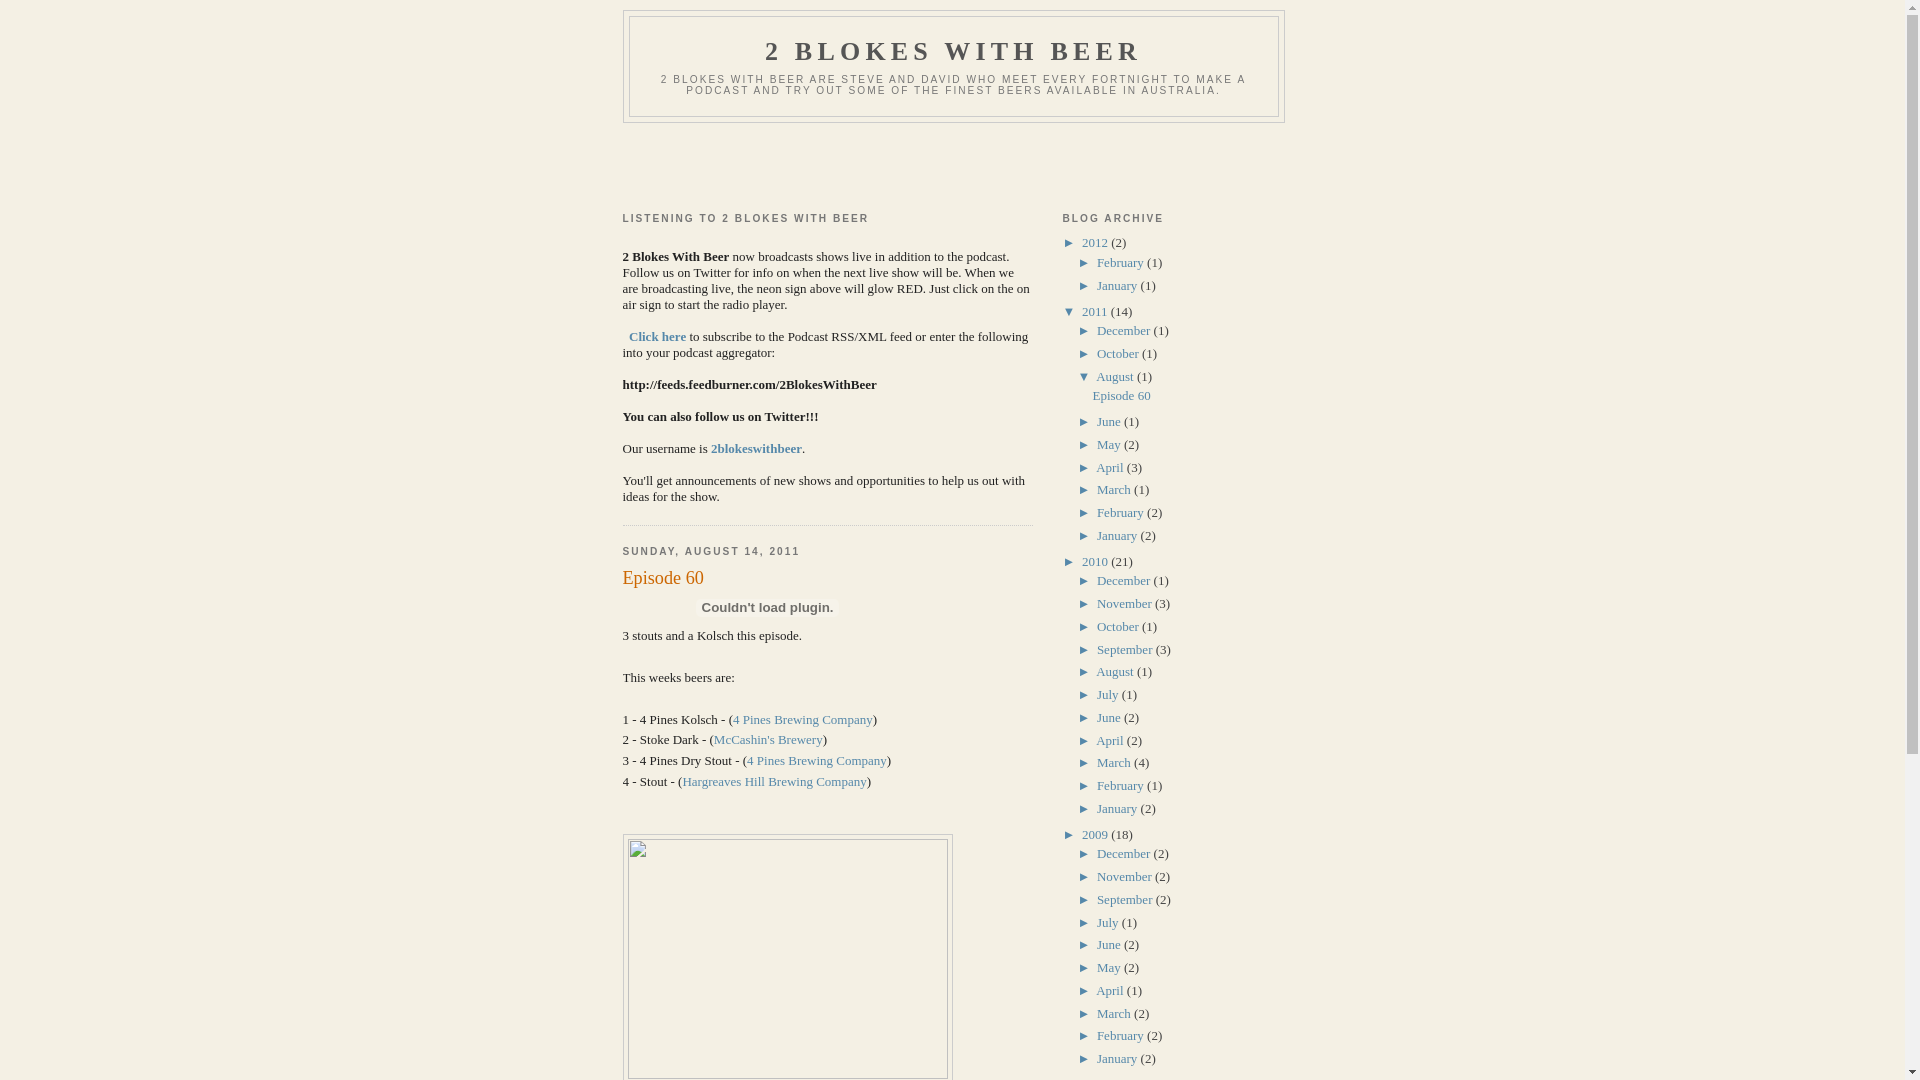  I want to click on 'October', so click(1118, 352).